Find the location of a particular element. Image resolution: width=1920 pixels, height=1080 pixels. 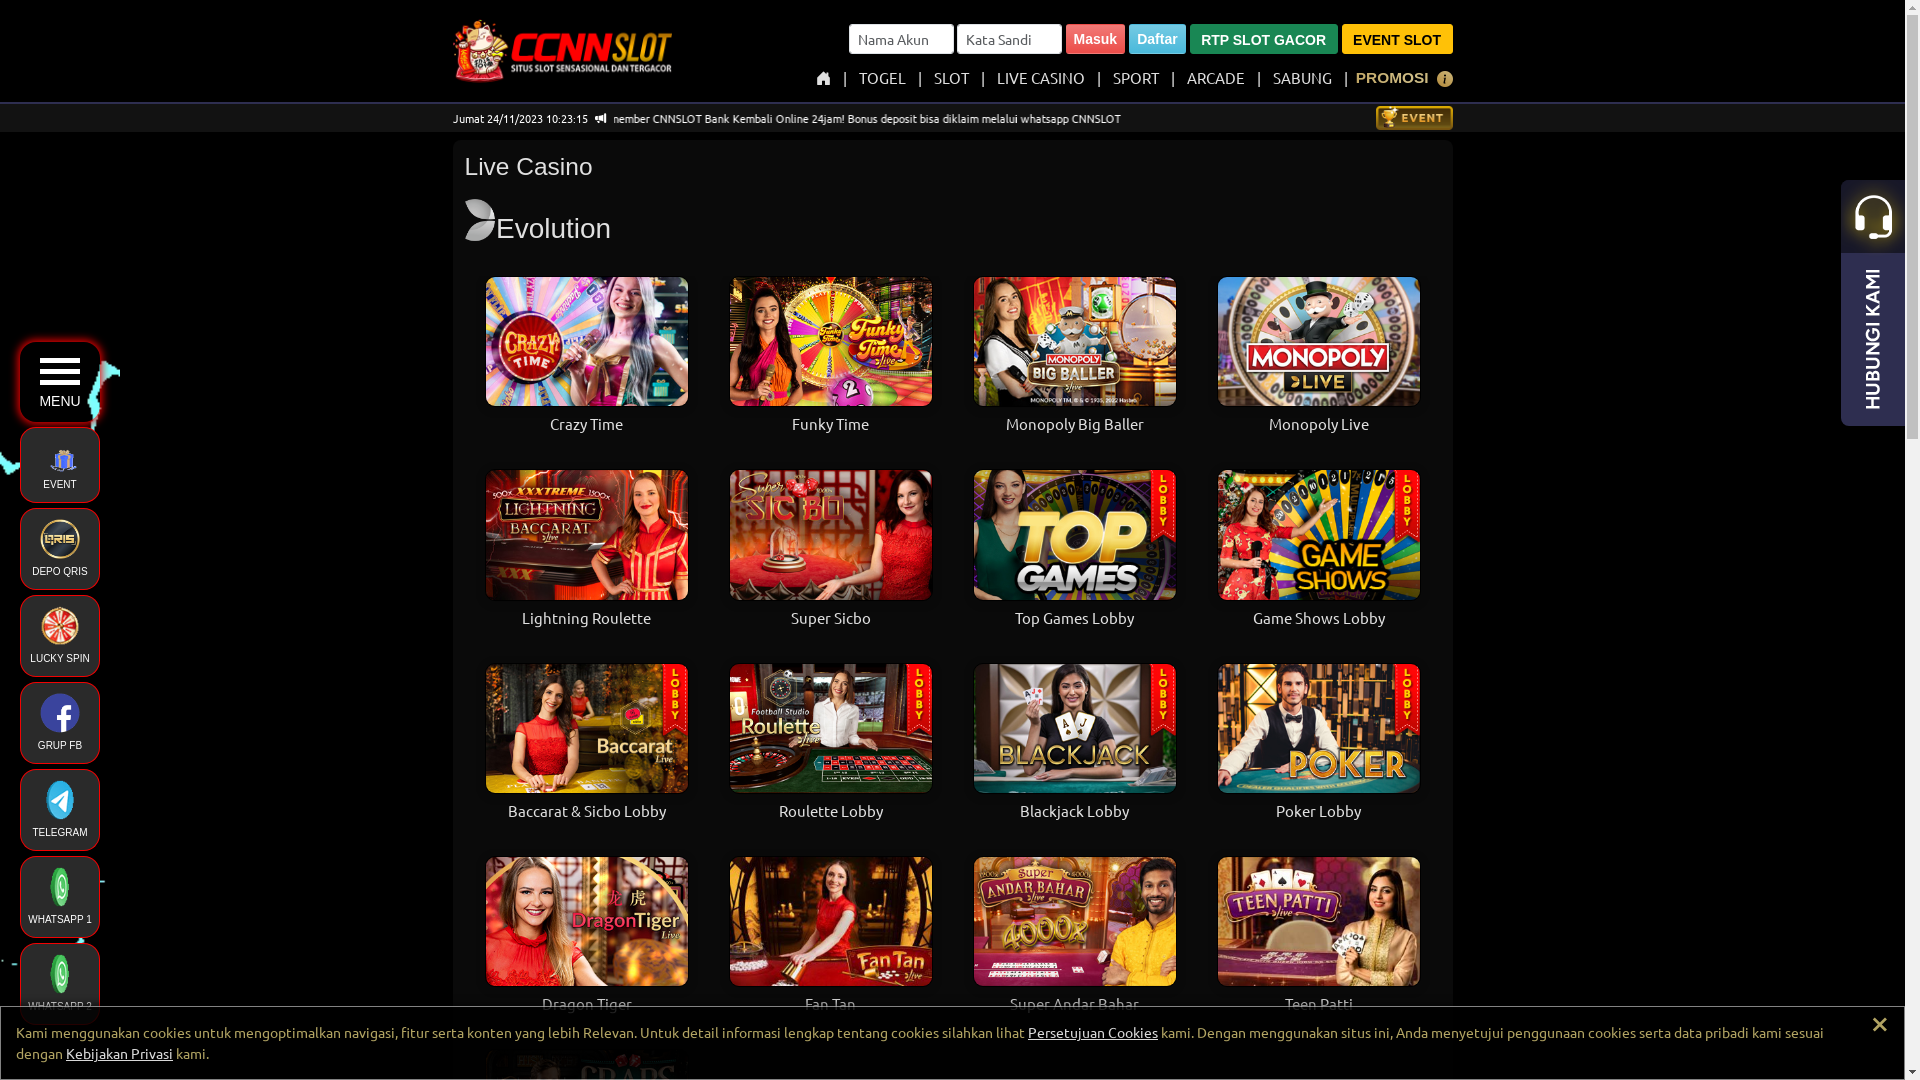

'TOGEL' is located at coordinates (859, 76).